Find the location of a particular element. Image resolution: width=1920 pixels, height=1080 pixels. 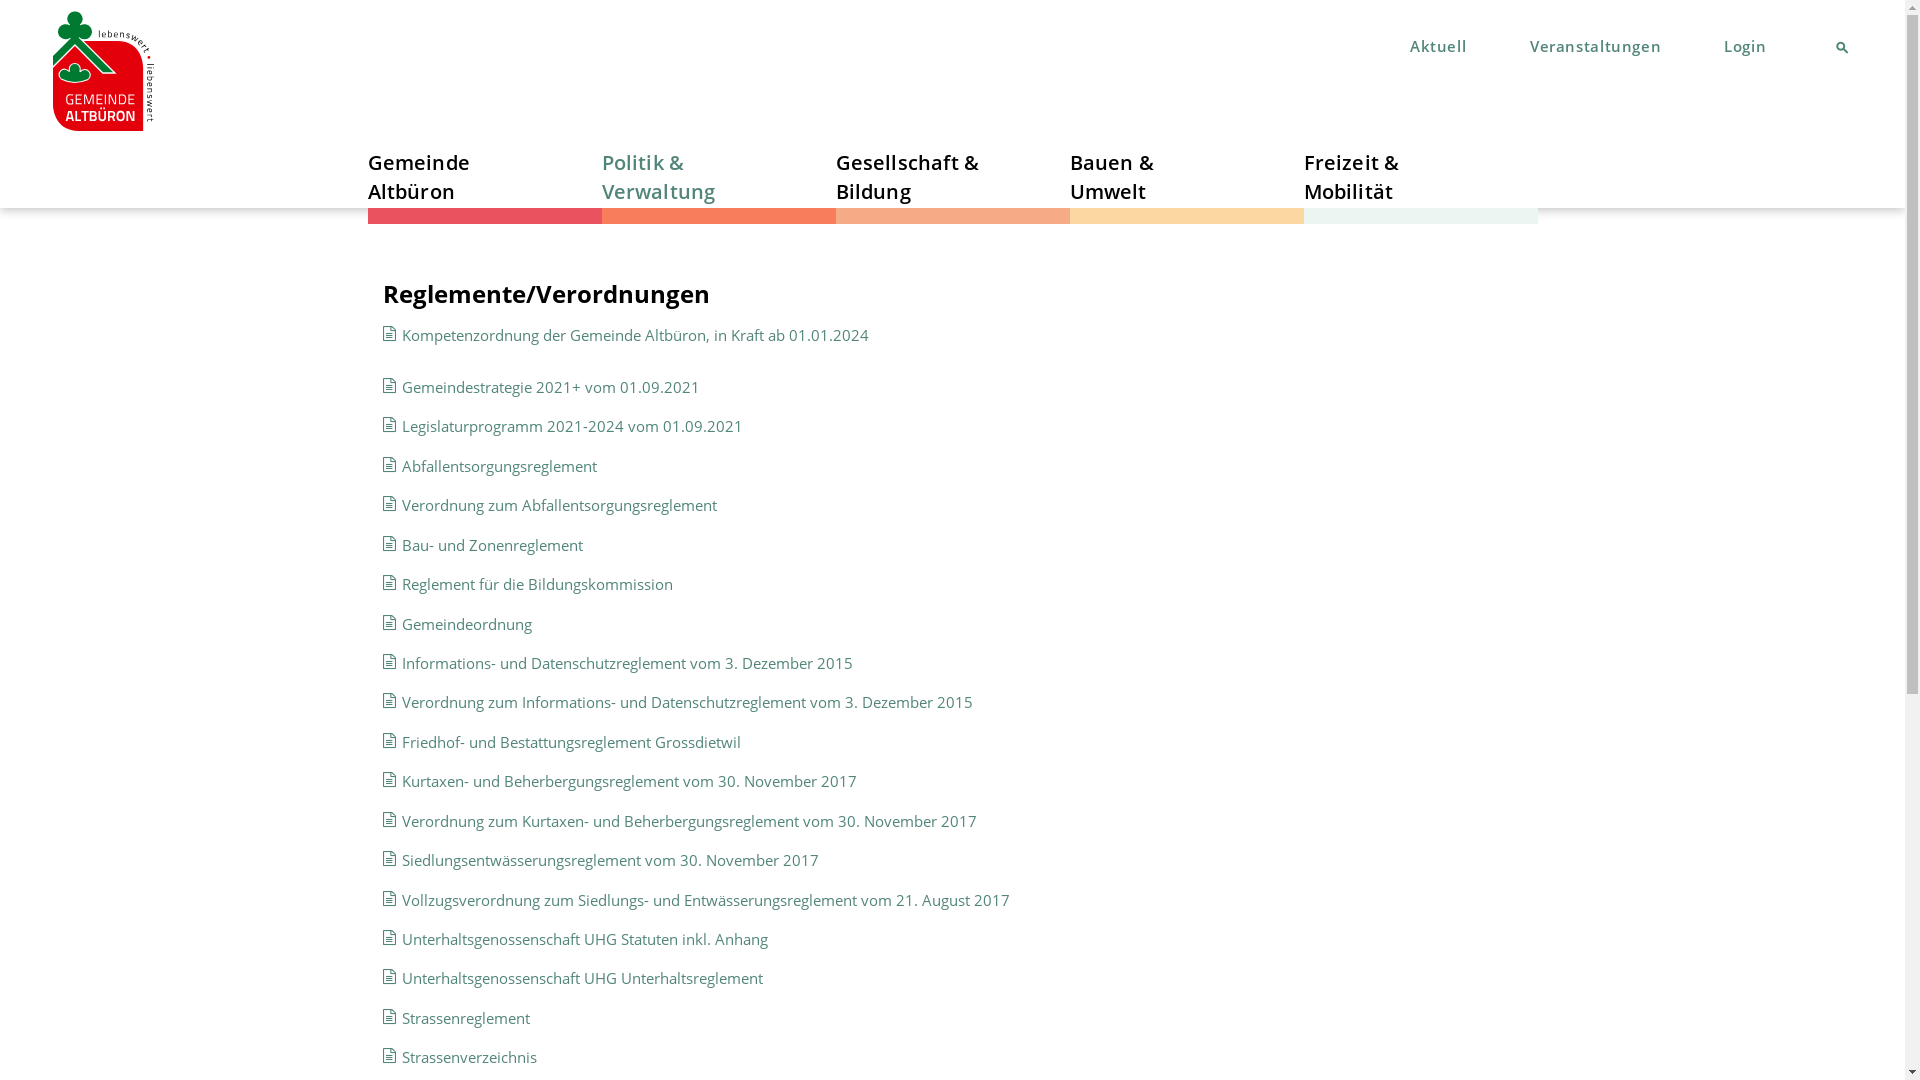

'Kurtaxen- und Beherbergungsreglement vom 30. November 2017' is located at coordinates (628, 779).